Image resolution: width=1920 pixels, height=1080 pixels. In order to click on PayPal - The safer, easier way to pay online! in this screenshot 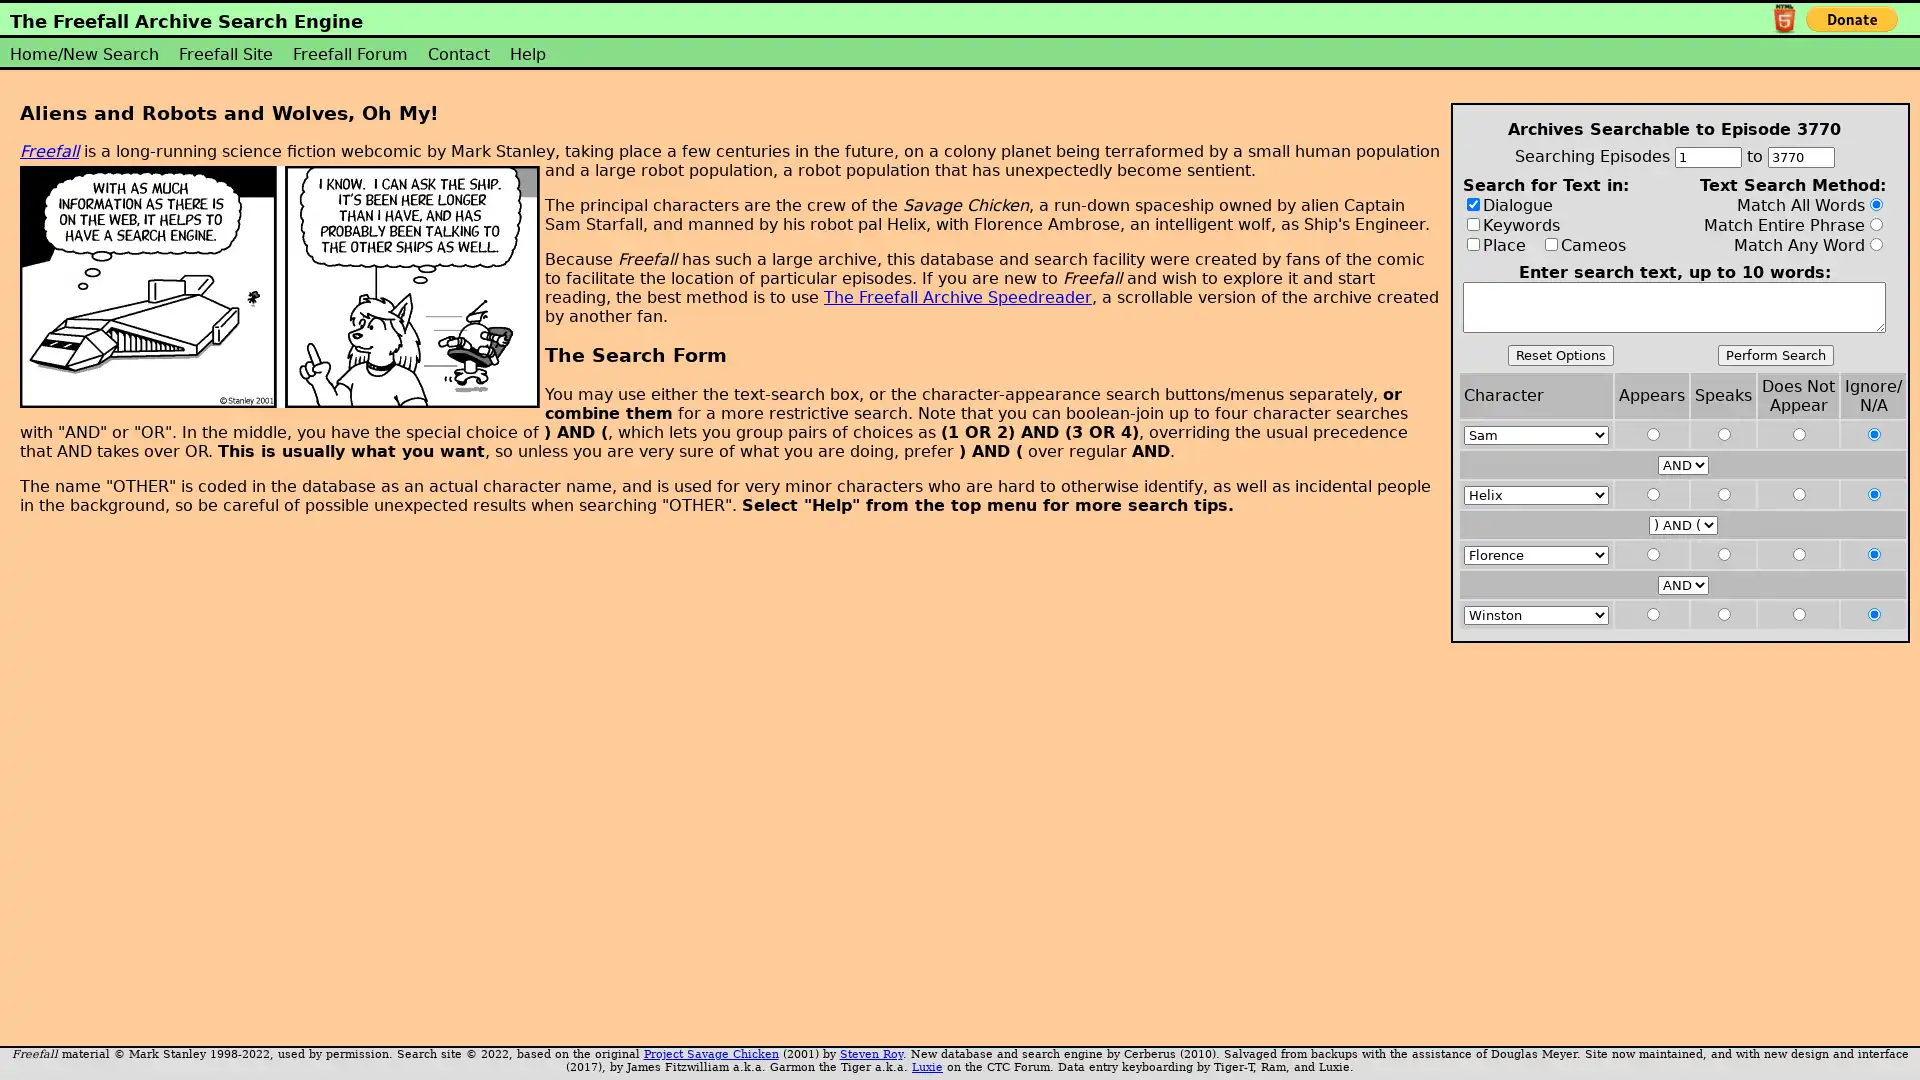, I will do `click(1851, 19)`.